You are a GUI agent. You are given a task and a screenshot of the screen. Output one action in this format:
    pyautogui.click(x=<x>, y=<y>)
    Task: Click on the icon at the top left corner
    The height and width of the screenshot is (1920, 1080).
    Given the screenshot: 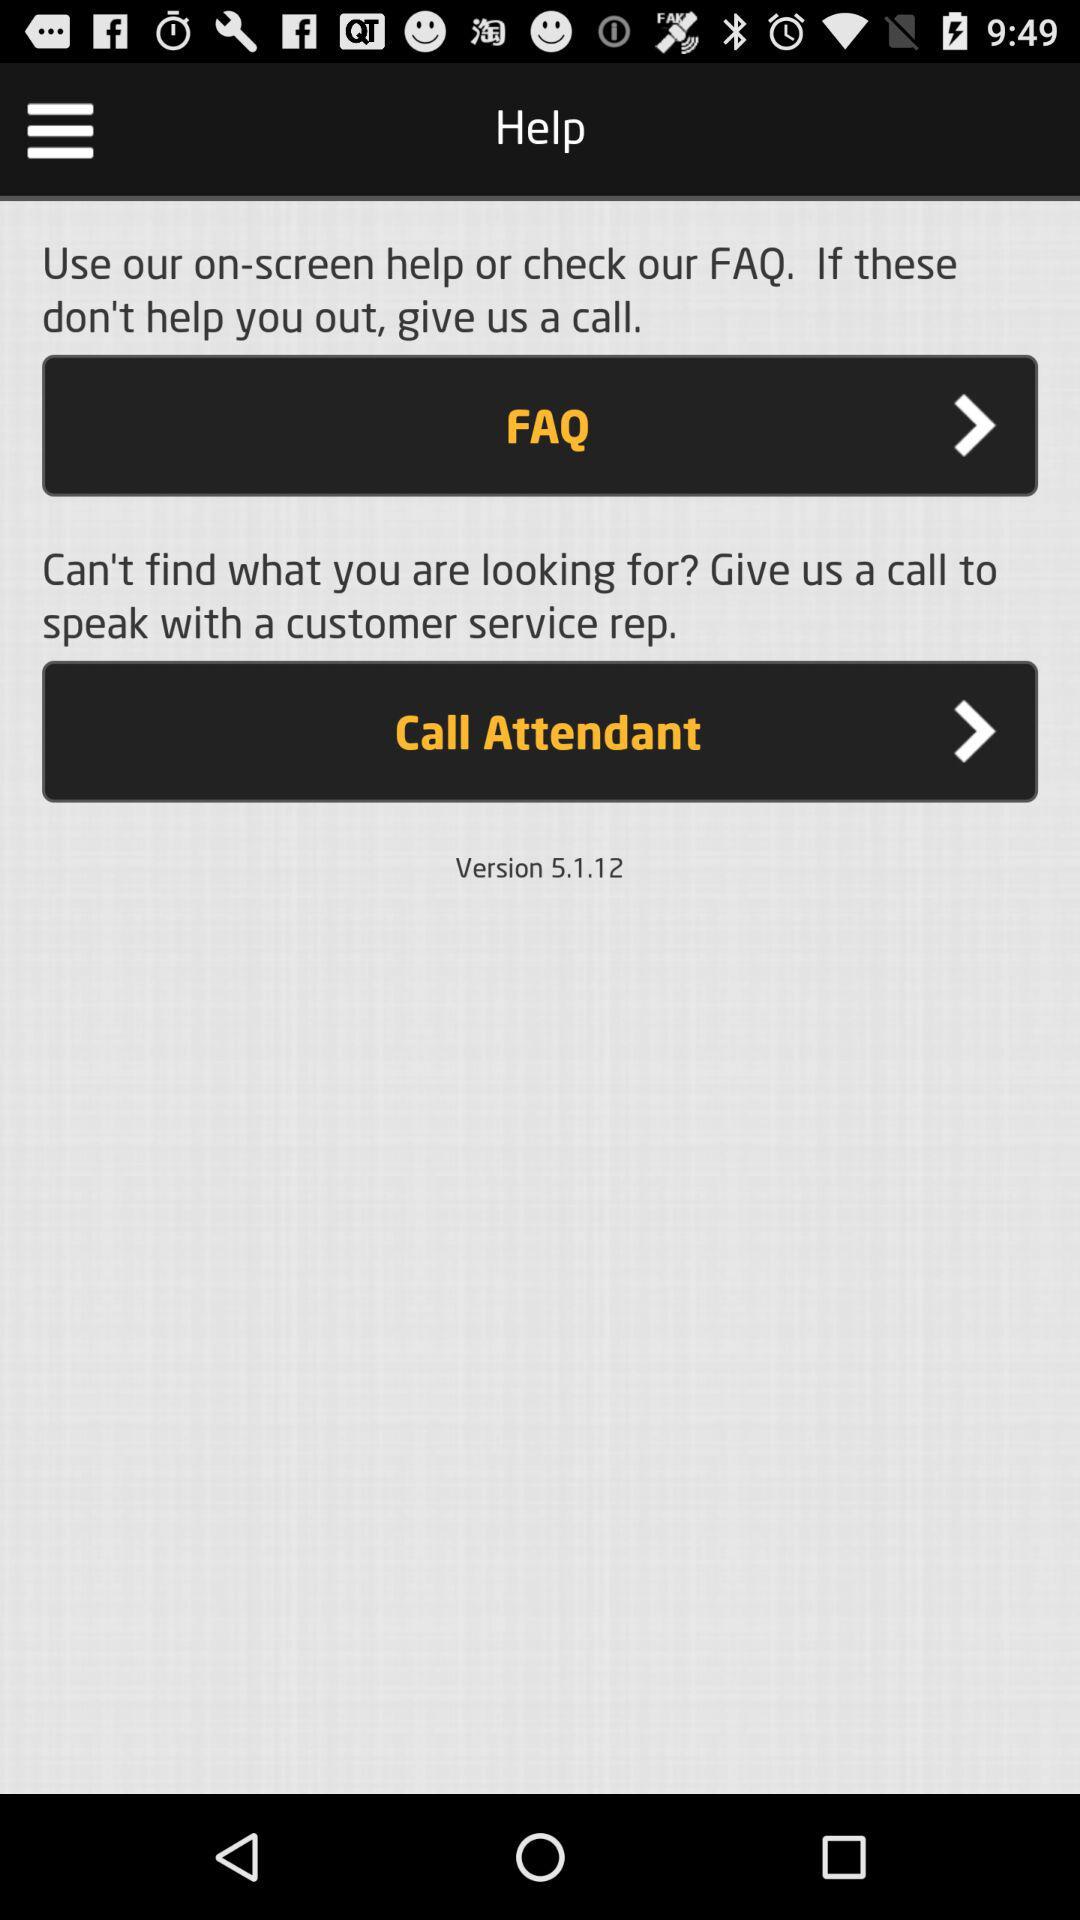 What is the action you would take?
    pyautogui.click(x=59, y=128)
    